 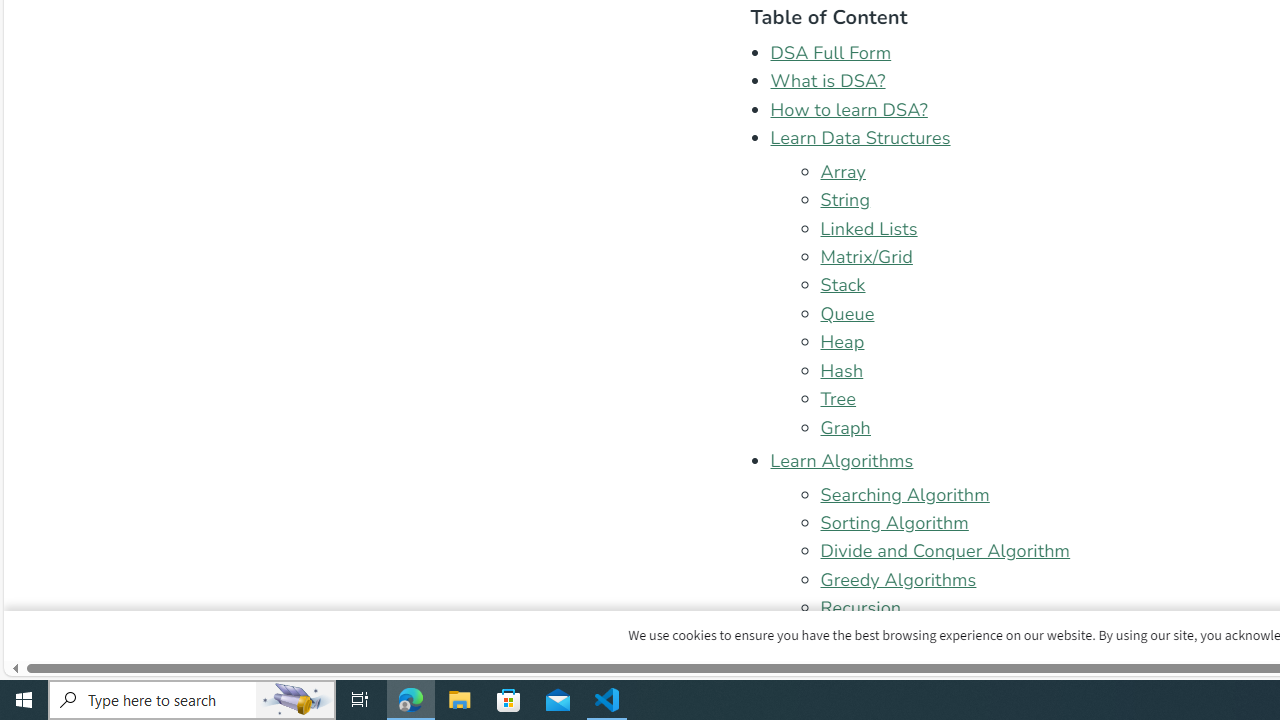 What do you see at coordinates (849, 109) in the screenshot?
I see `'How to learn DSA?'` at bounding box center [849, 109].